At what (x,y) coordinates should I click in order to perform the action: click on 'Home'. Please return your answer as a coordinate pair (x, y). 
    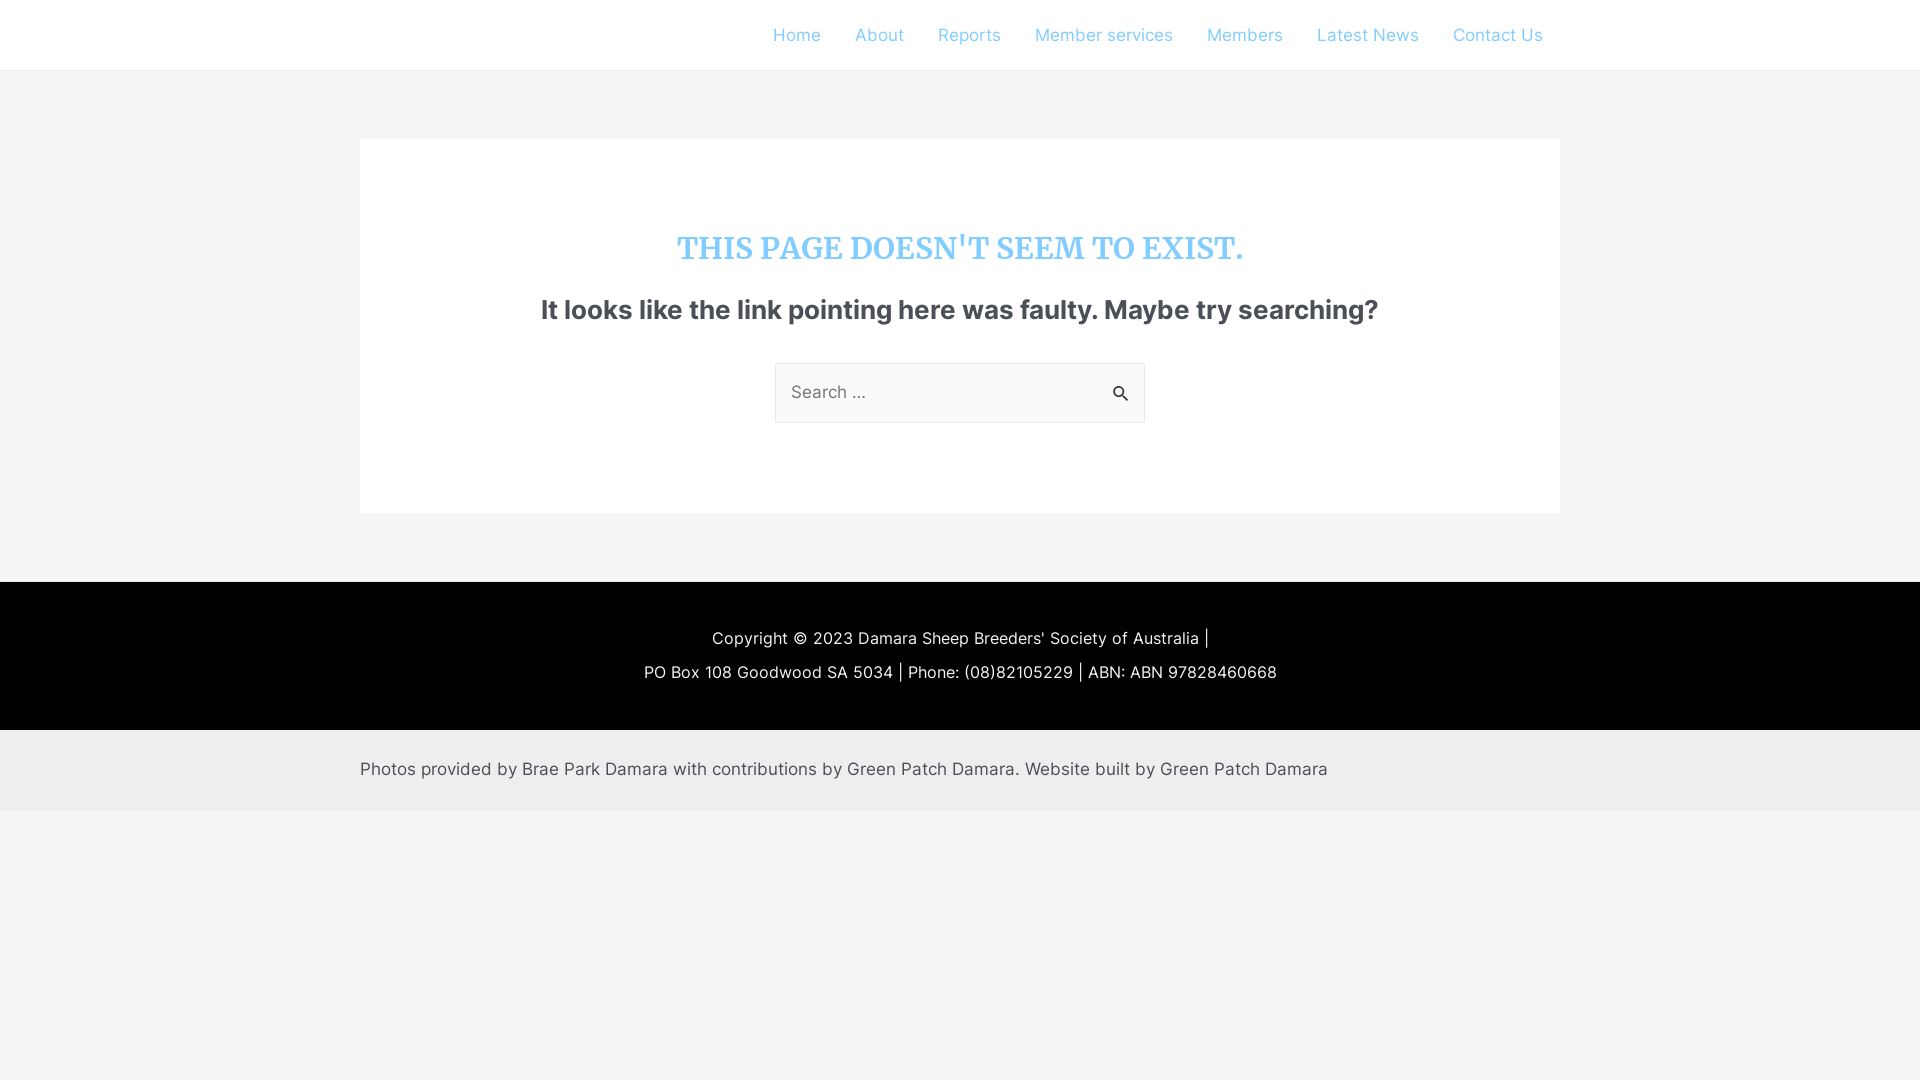
    Looking at the image, I should click on (795, 34).